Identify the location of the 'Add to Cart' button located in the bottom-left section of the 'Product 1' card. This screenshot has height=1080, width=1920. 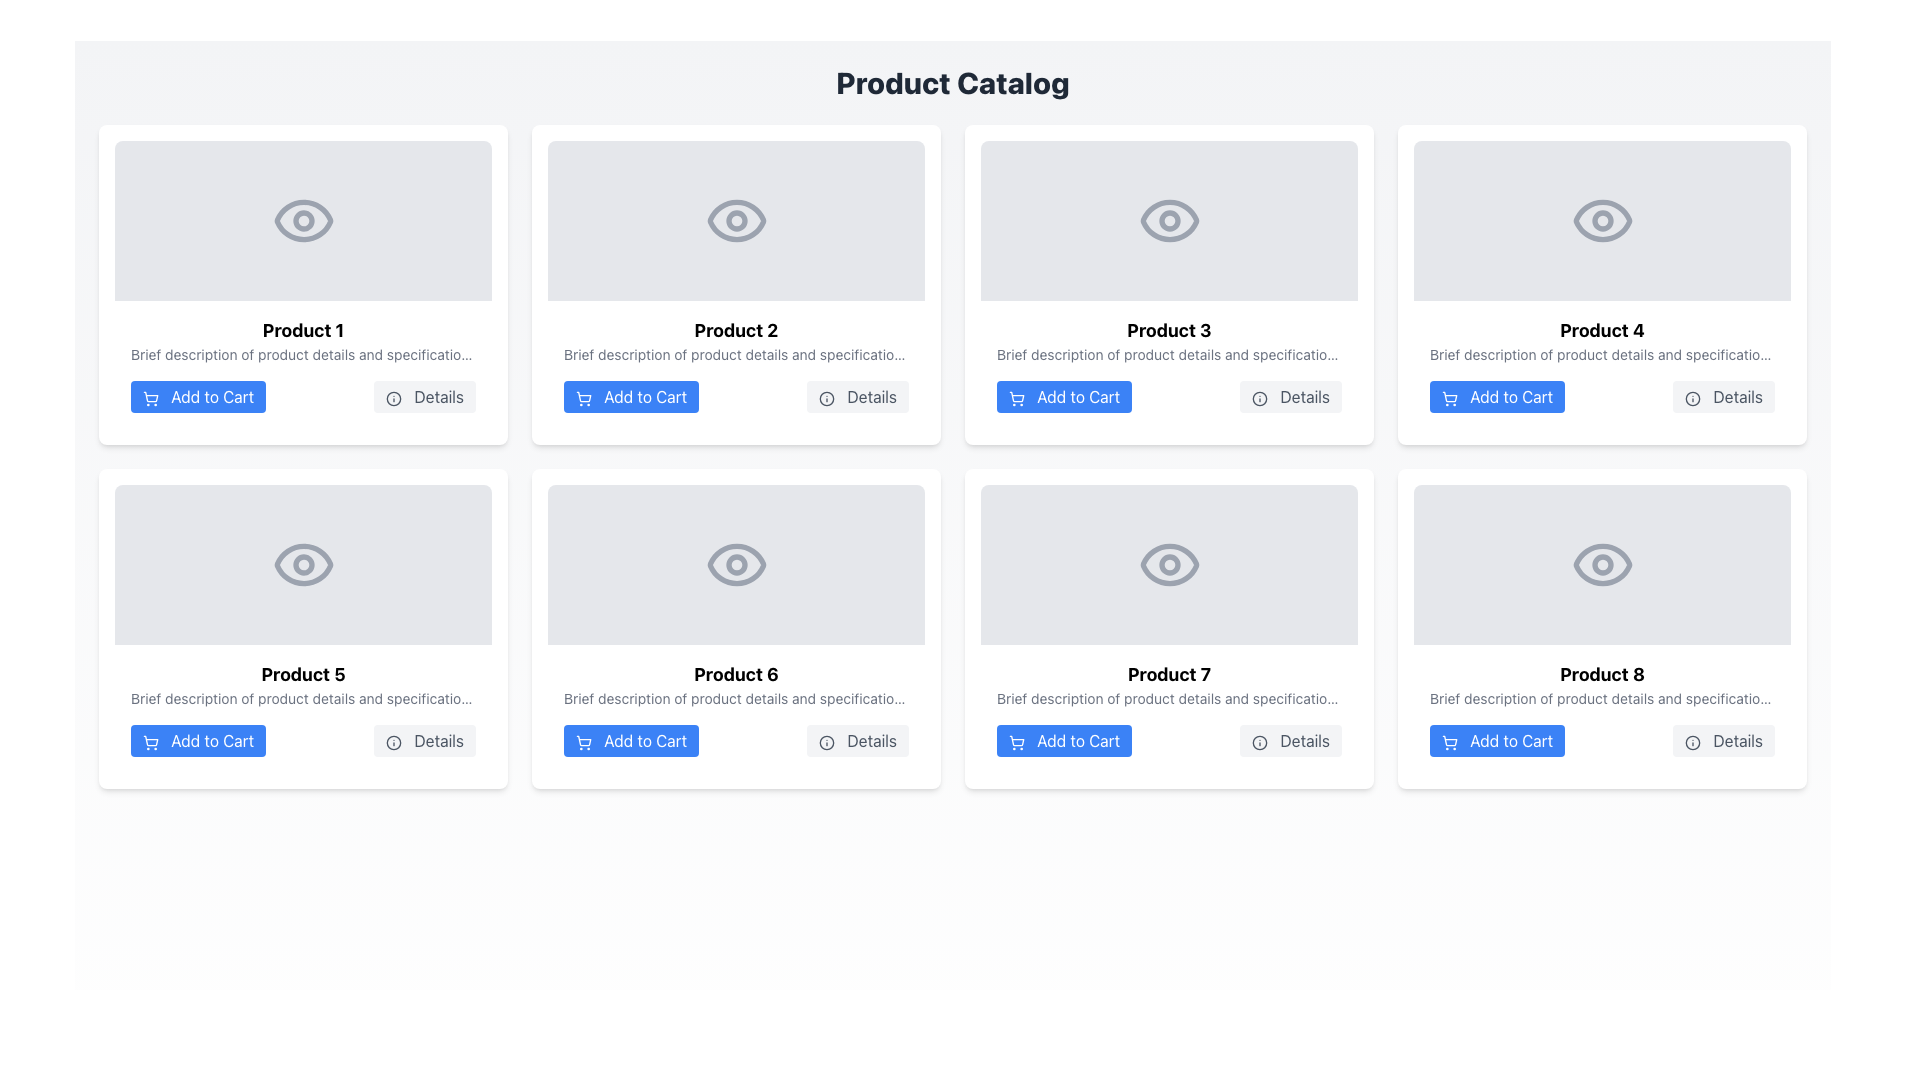
(198, 397).